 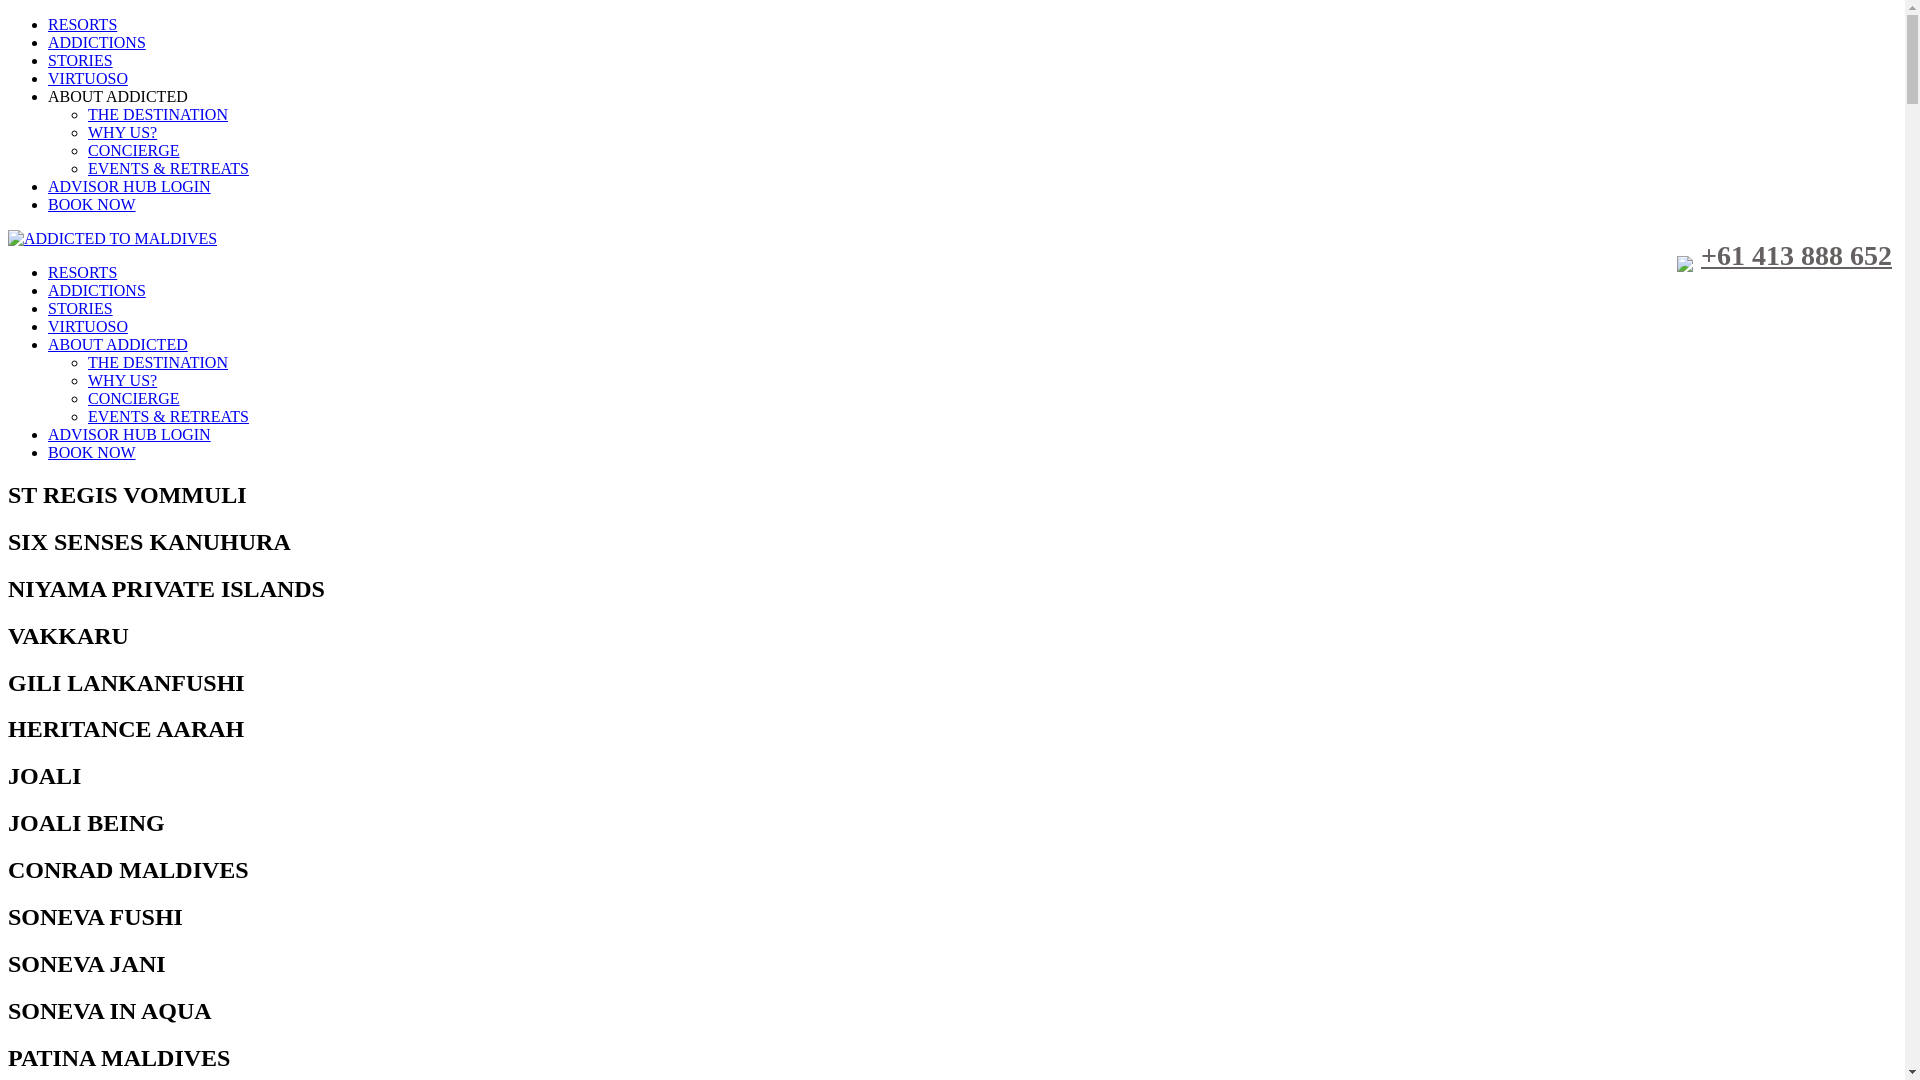 I want to click on 'STORIES', so click(x=80, y=308).